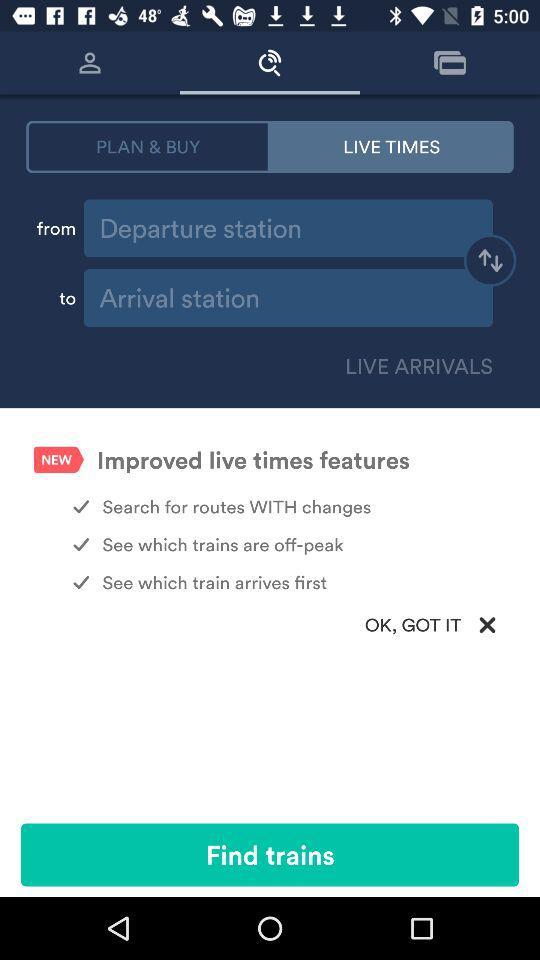 The height and width of the screenshot is (960, 540). Describe the element at coordinates (147, 145) in the screenshot. I see `plan & buy` at that location.